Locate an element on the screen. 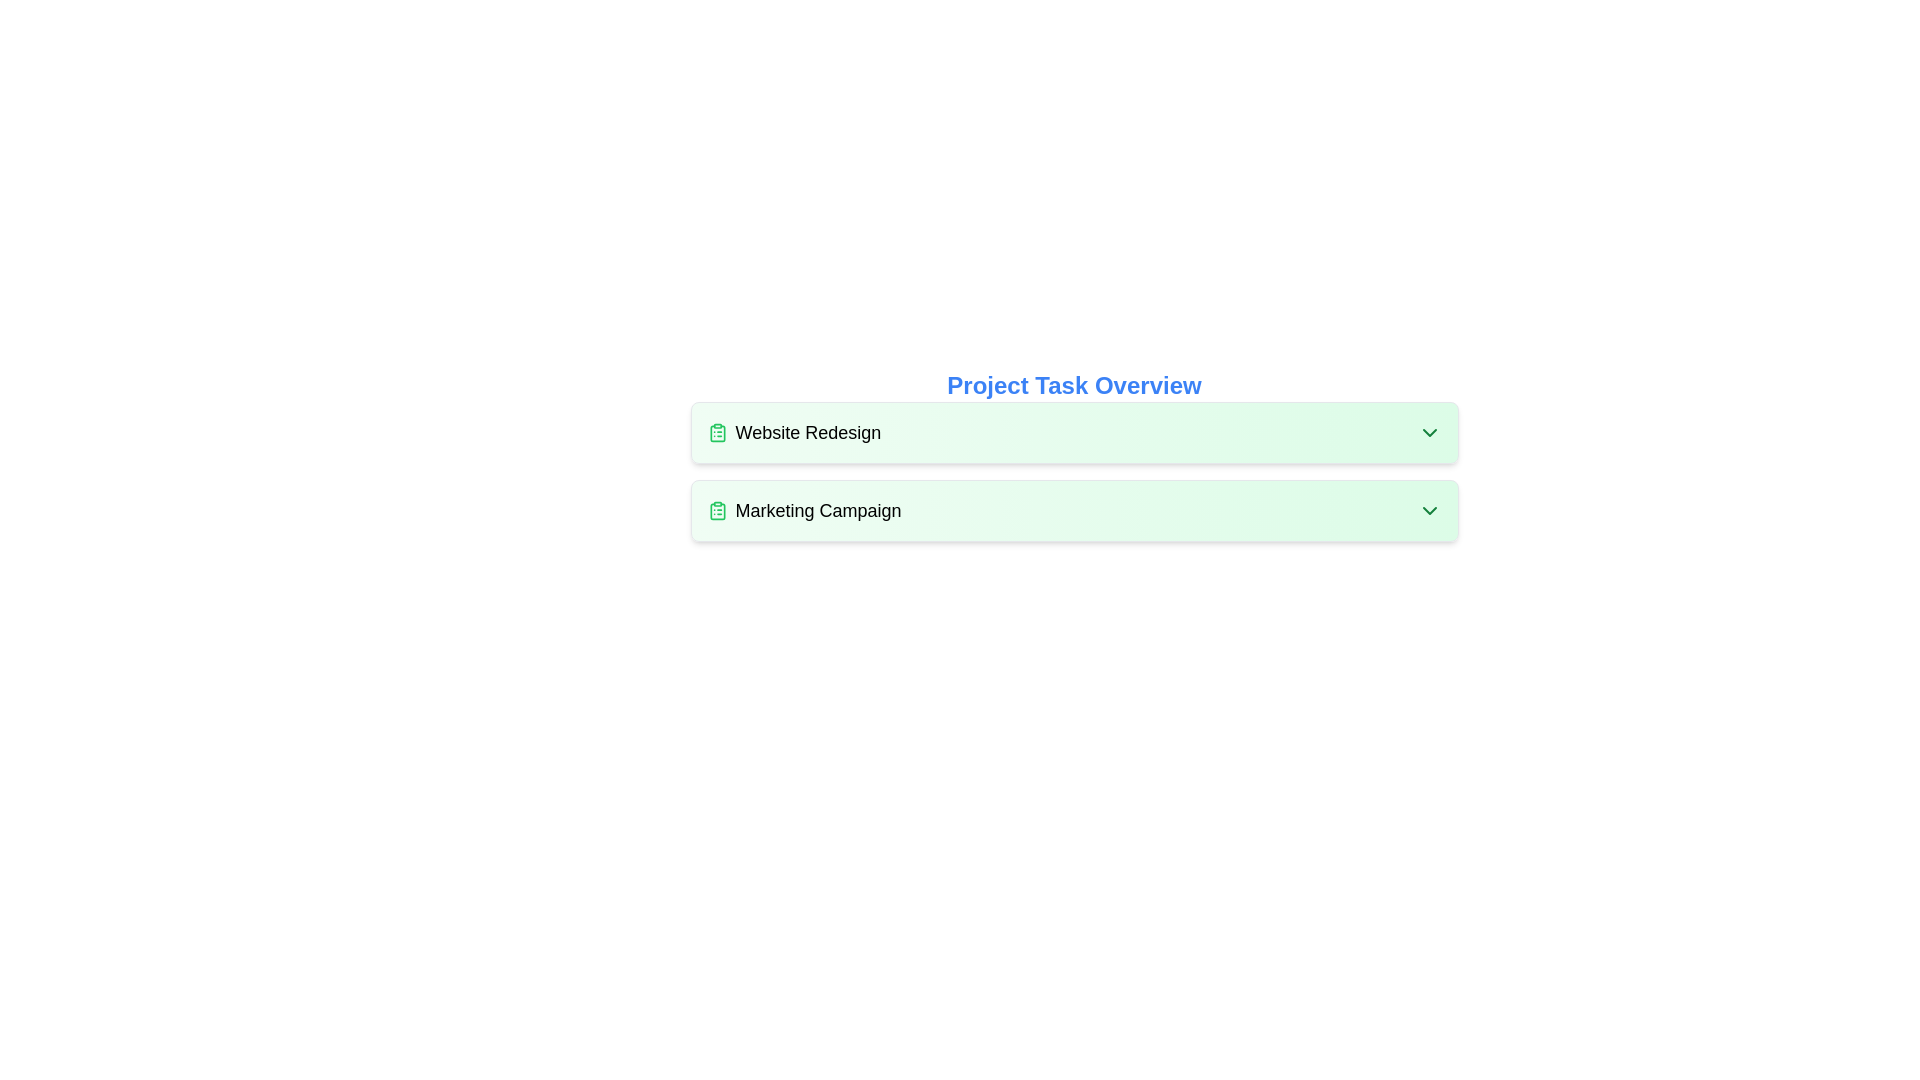  the green clipboard icon representing a list, located to the left of the 'Website Redesign' task label is located at coordinates (717, 431).